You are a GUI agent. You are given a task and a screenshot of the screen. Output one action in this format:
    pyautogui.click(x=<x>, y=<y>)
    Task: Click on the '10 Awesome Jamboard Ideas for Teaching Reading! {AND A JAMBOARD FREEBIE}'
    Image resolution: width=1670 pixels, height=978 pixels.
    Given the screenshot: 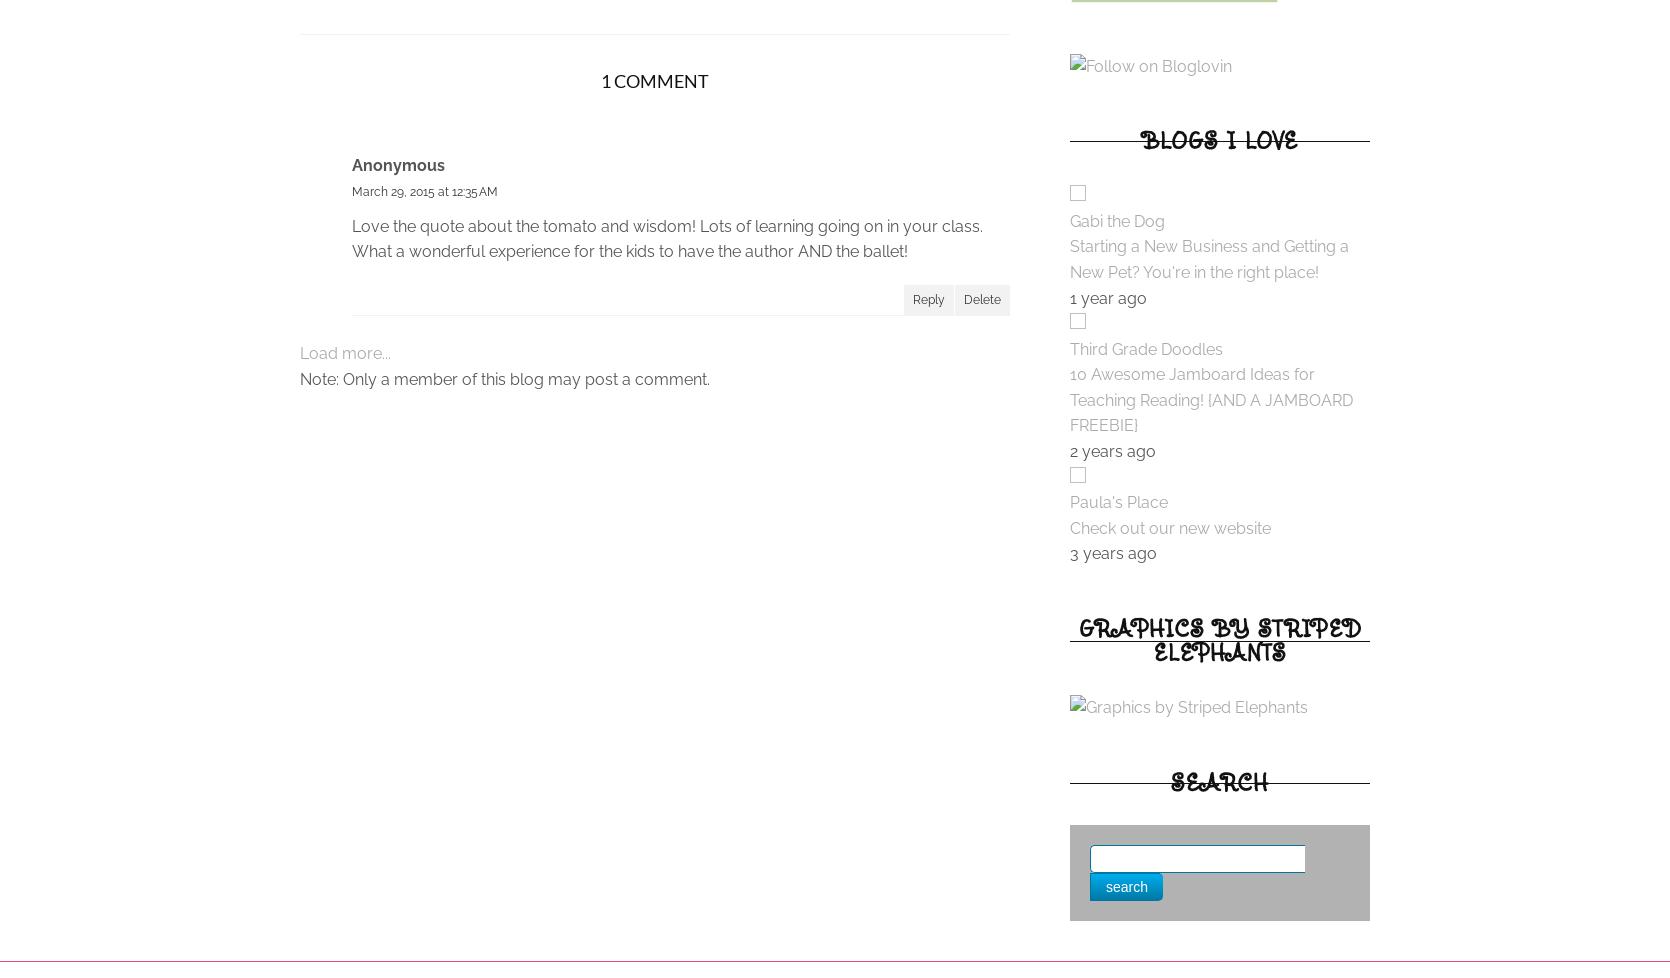 What is the action you would take?
    pyautogui.click(x=1069, y=399)
    